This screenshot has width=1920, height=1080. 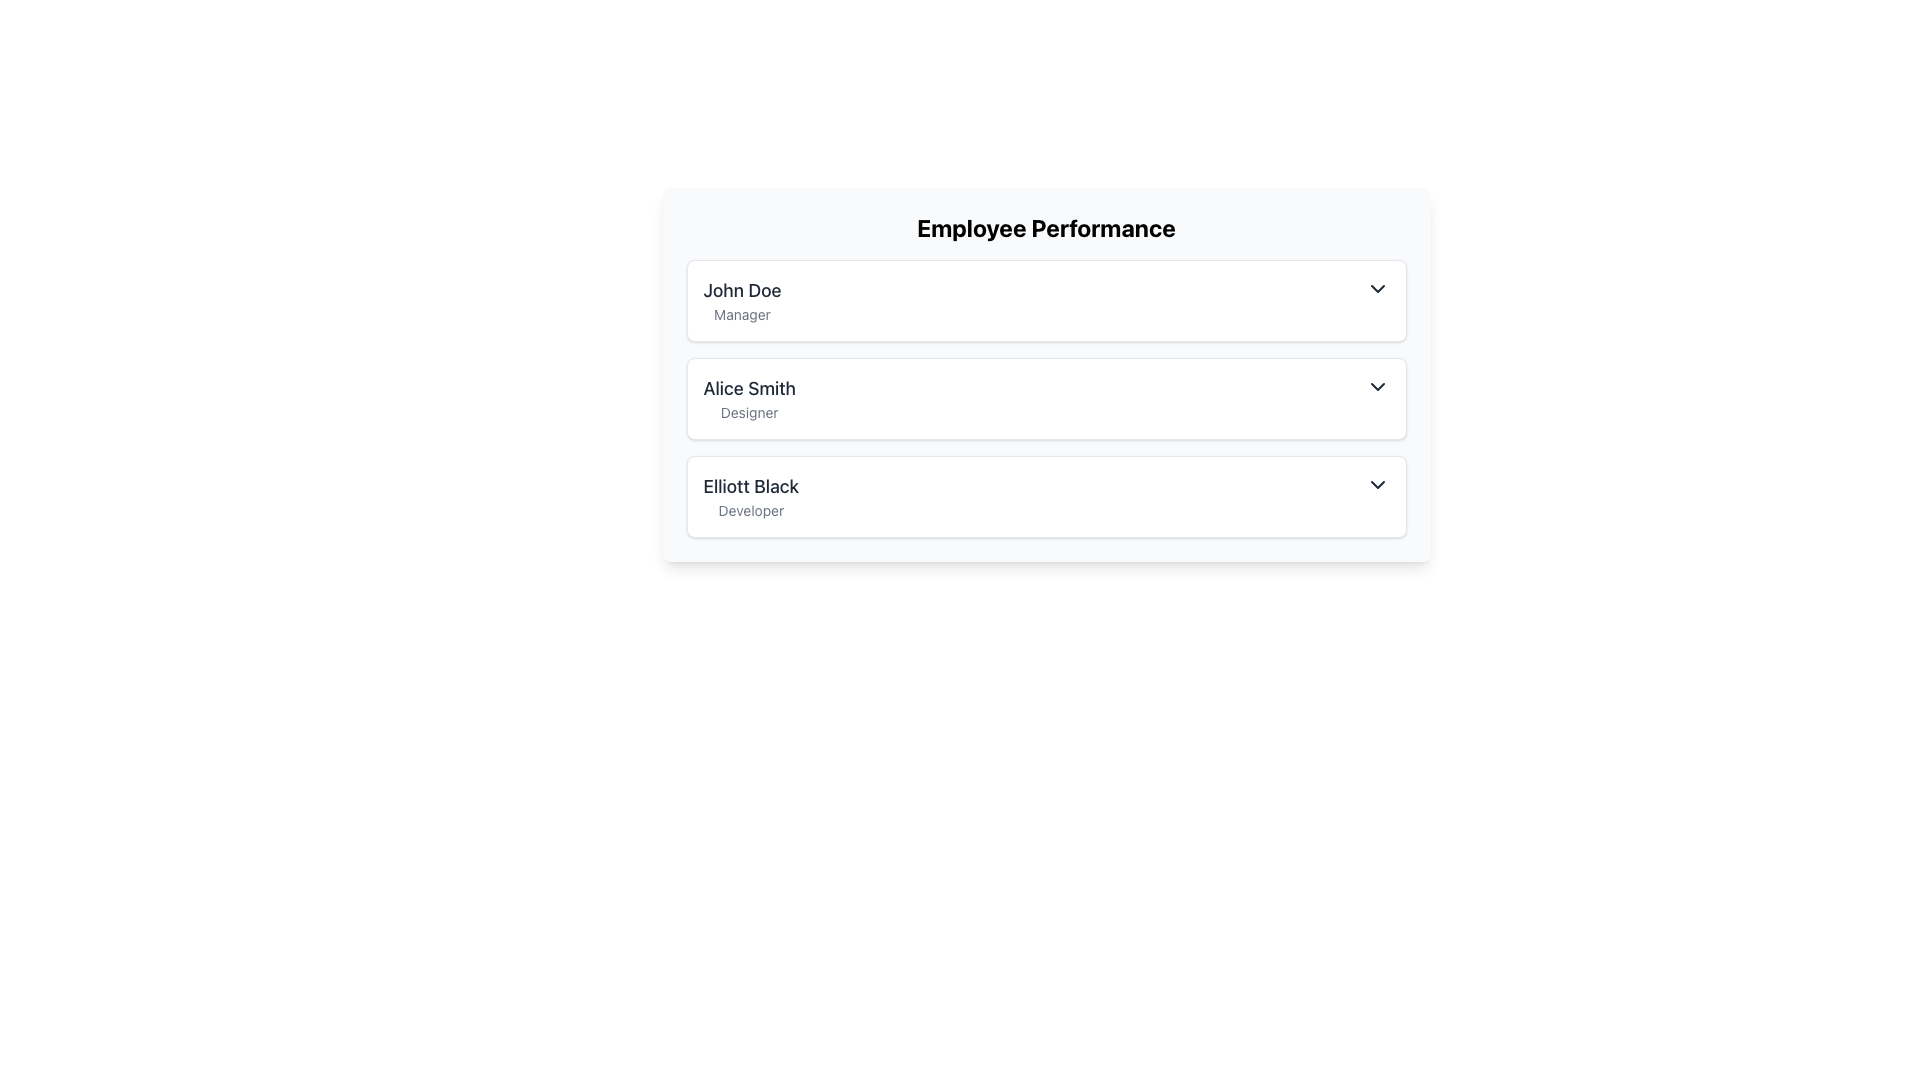 What do you see at coordinates (1376, 386) in the screenshot?
I see `the chevron icon` at bounding box center [1376, 386].